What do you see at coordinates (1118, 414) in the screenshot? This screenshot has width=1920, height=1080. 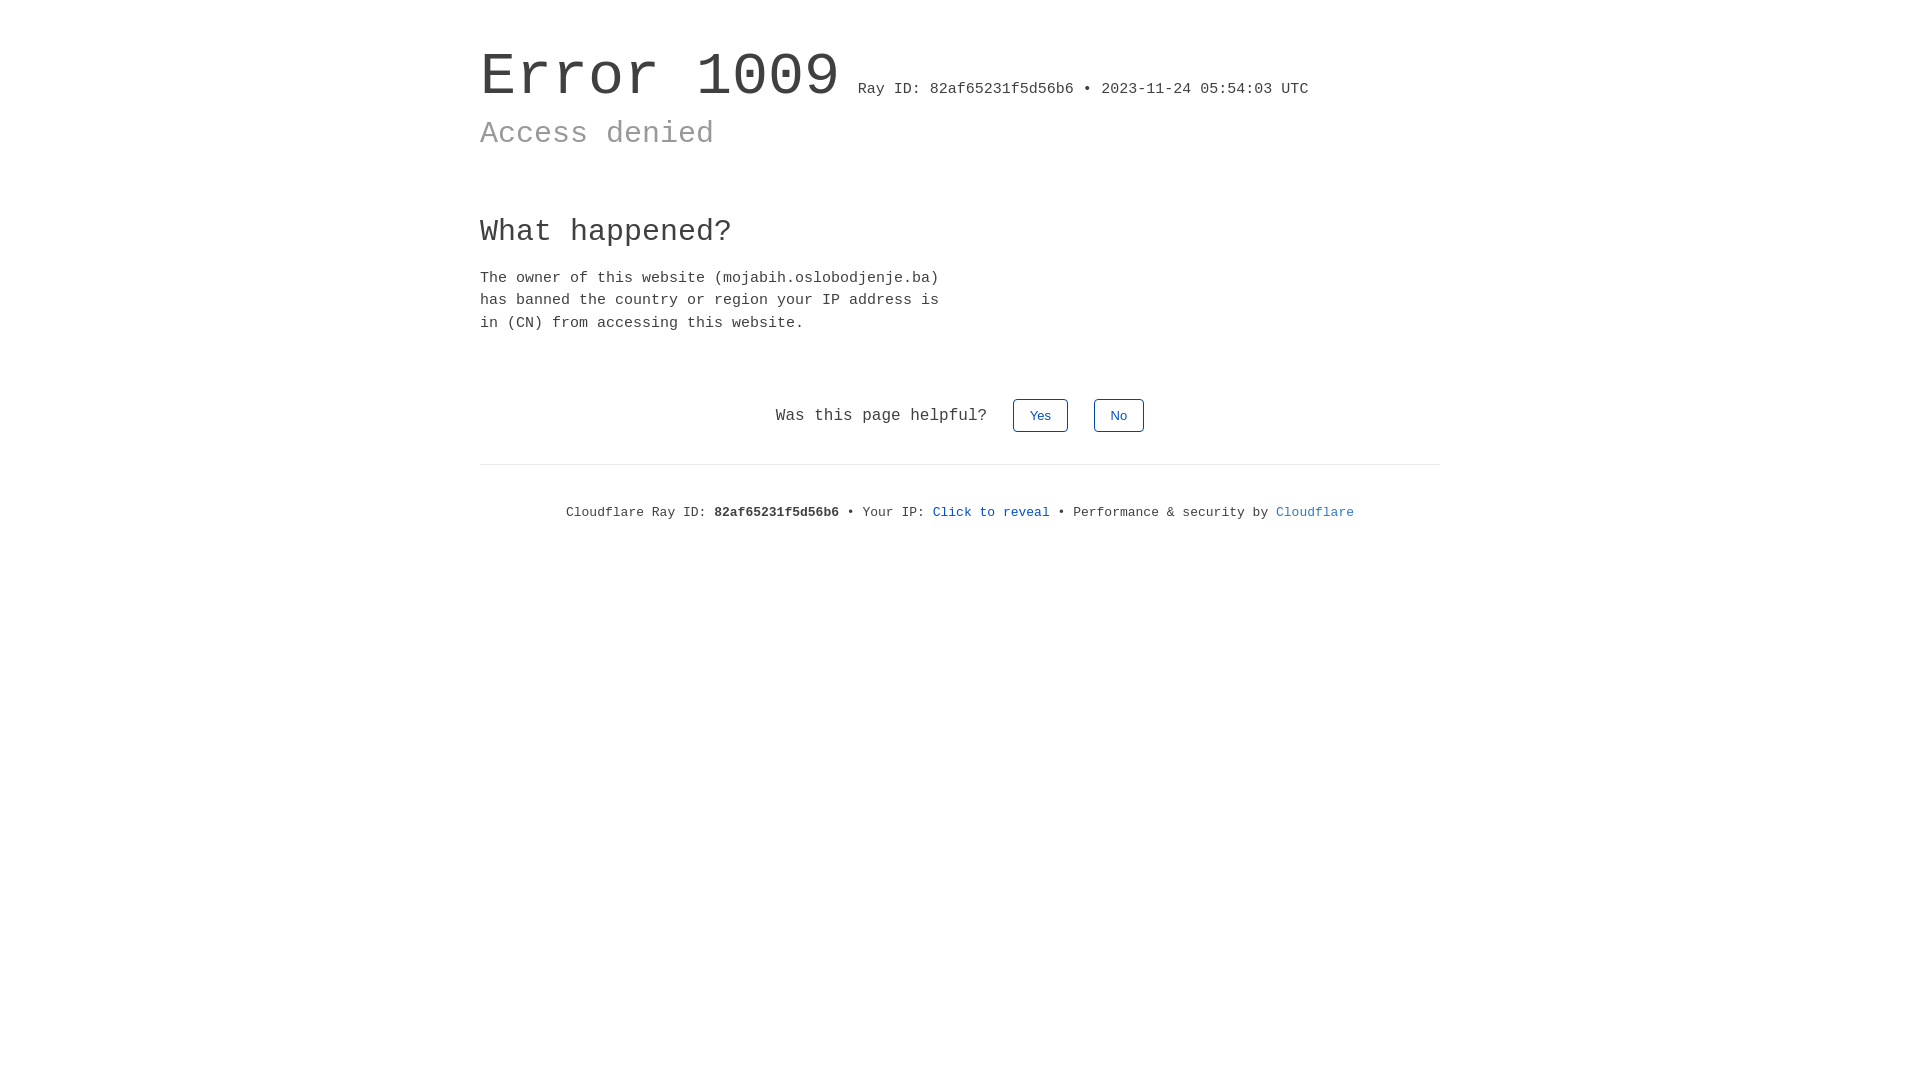 I see `'No'` at bounding box center [1118, 414].